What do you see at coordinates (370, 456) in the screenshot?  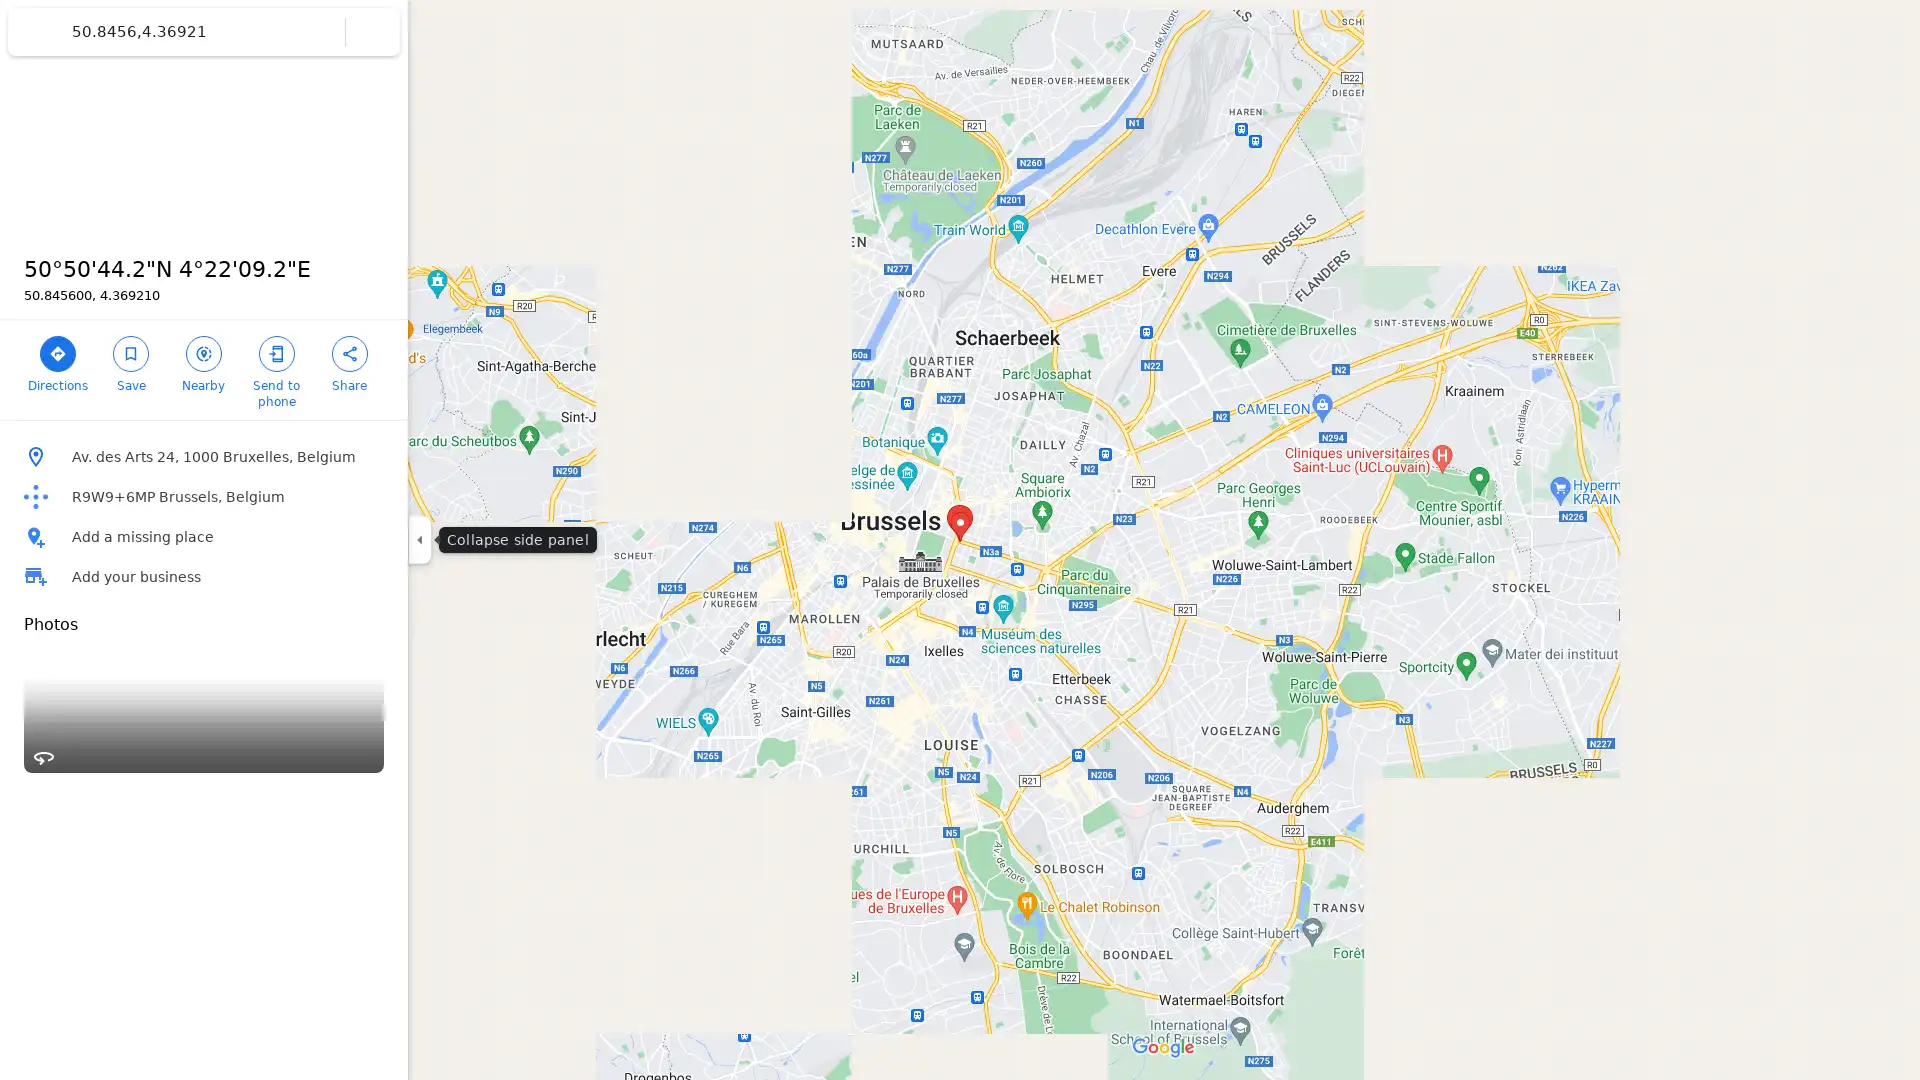 I see `Copy address` at bounding box center [370, 456].